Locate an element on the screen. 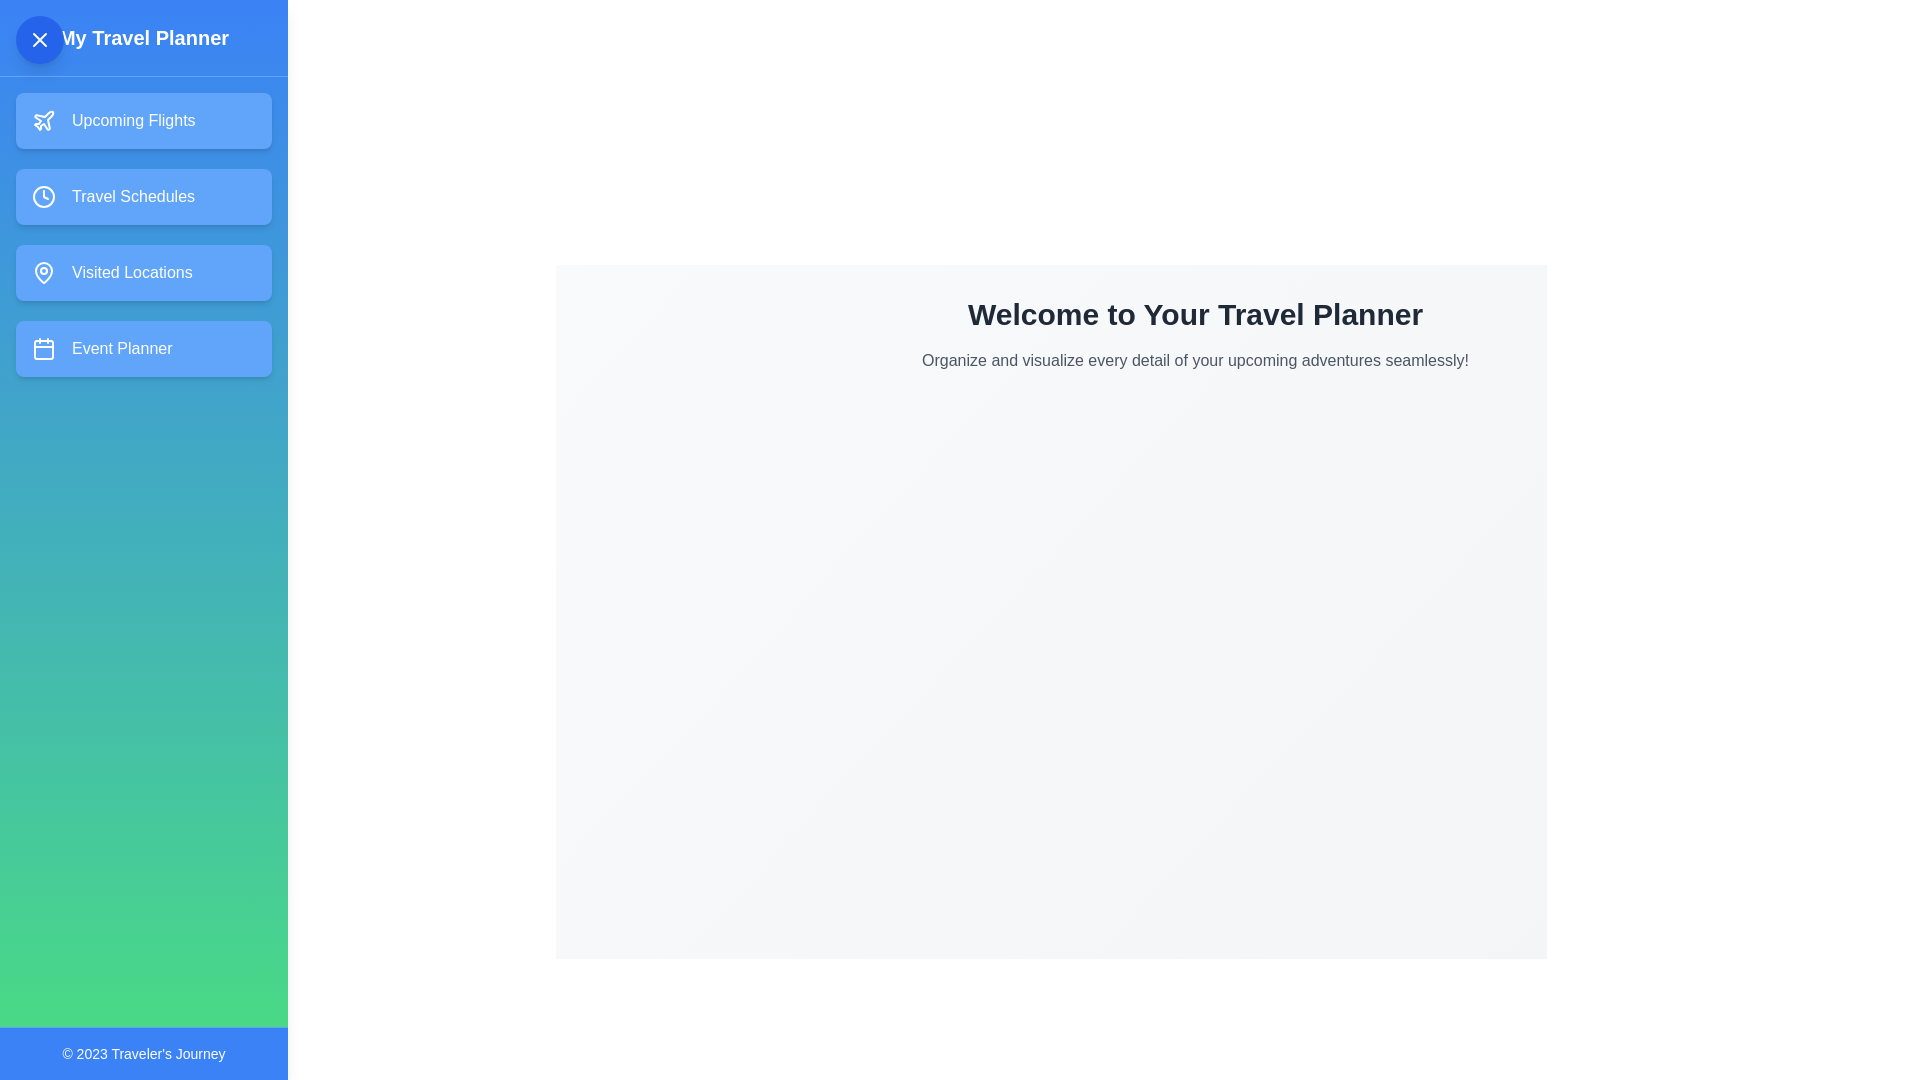 Image resolution: width=1920 pixels, height=1080 pixels. the text label that denotes the purpose of the 'Travel Schedules' button, which is located second from the top of the left-hand side menu is located at coordinates (132, 196).